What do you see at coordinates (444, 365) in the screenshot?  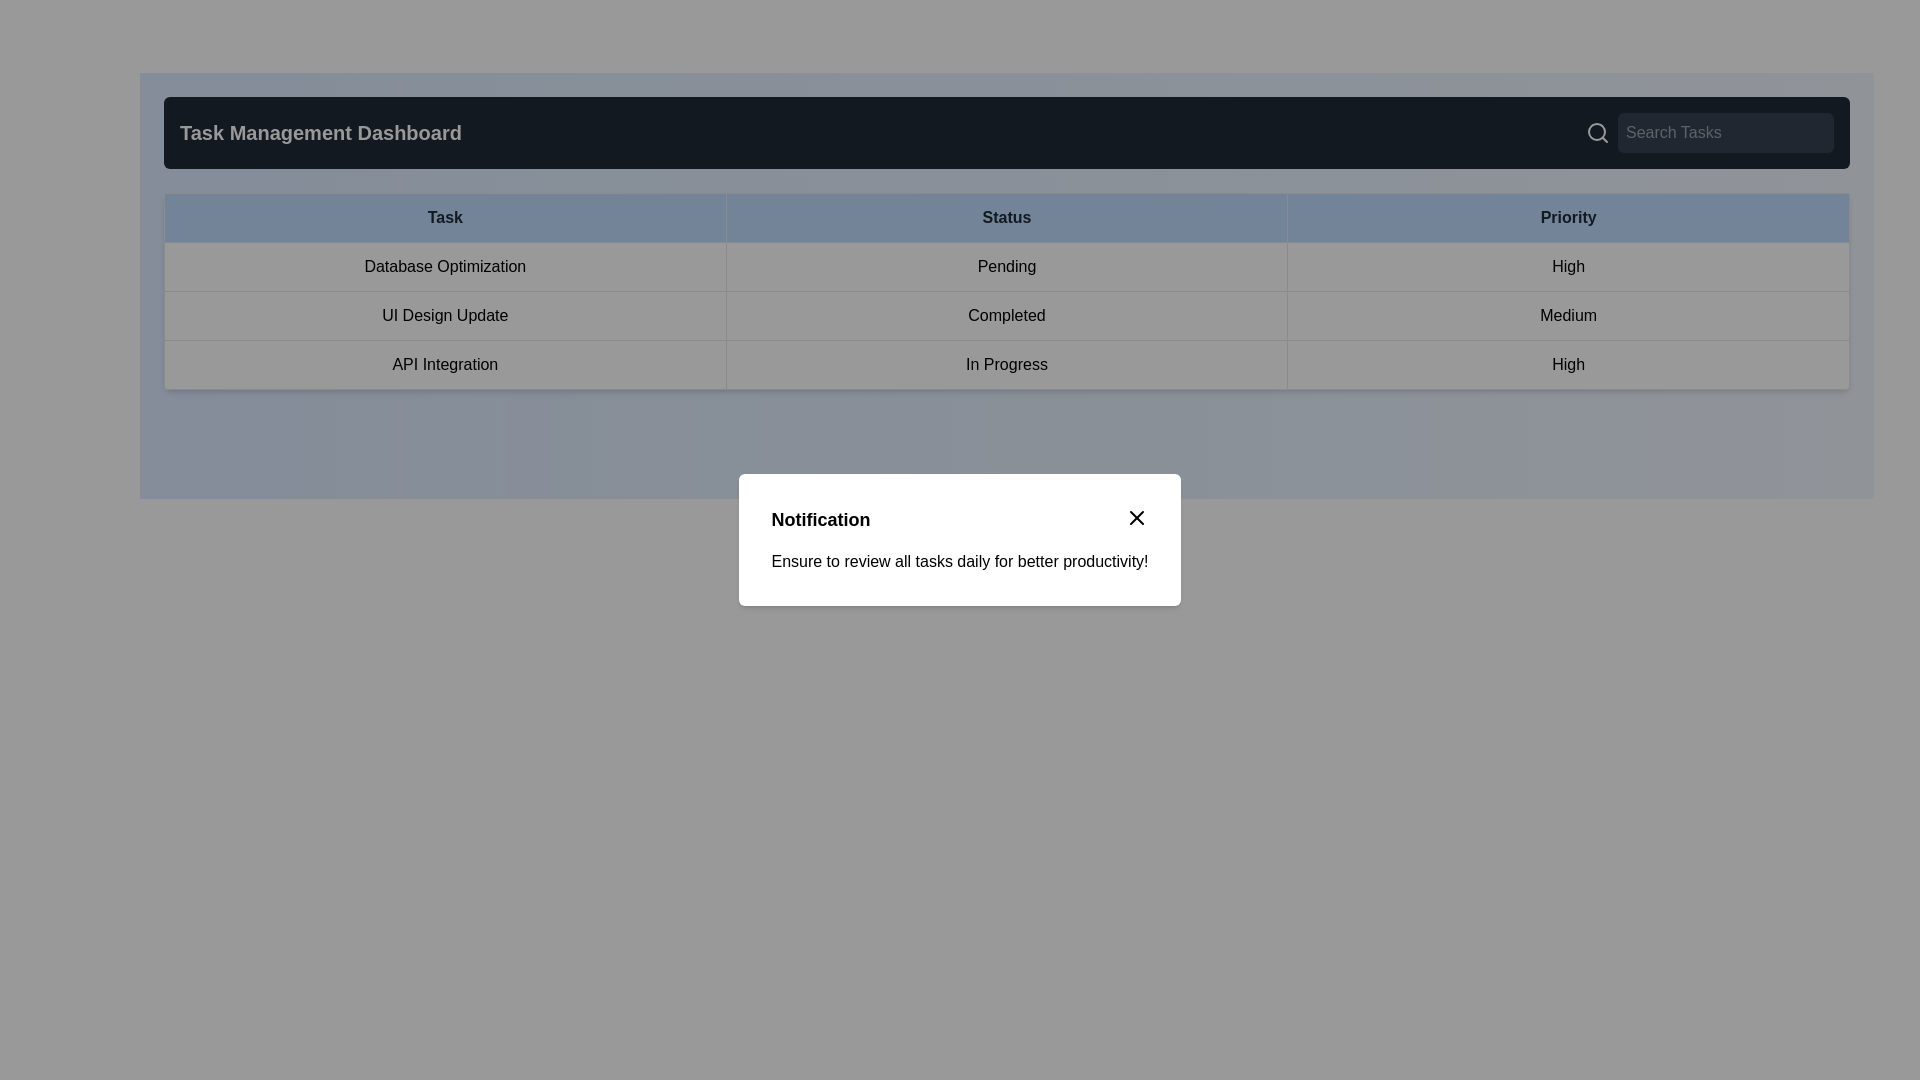 I see `the static text label displaying 'API Integration' in the 'Task' column of the Task Management Dashboard` at bounding box center [444, 365].